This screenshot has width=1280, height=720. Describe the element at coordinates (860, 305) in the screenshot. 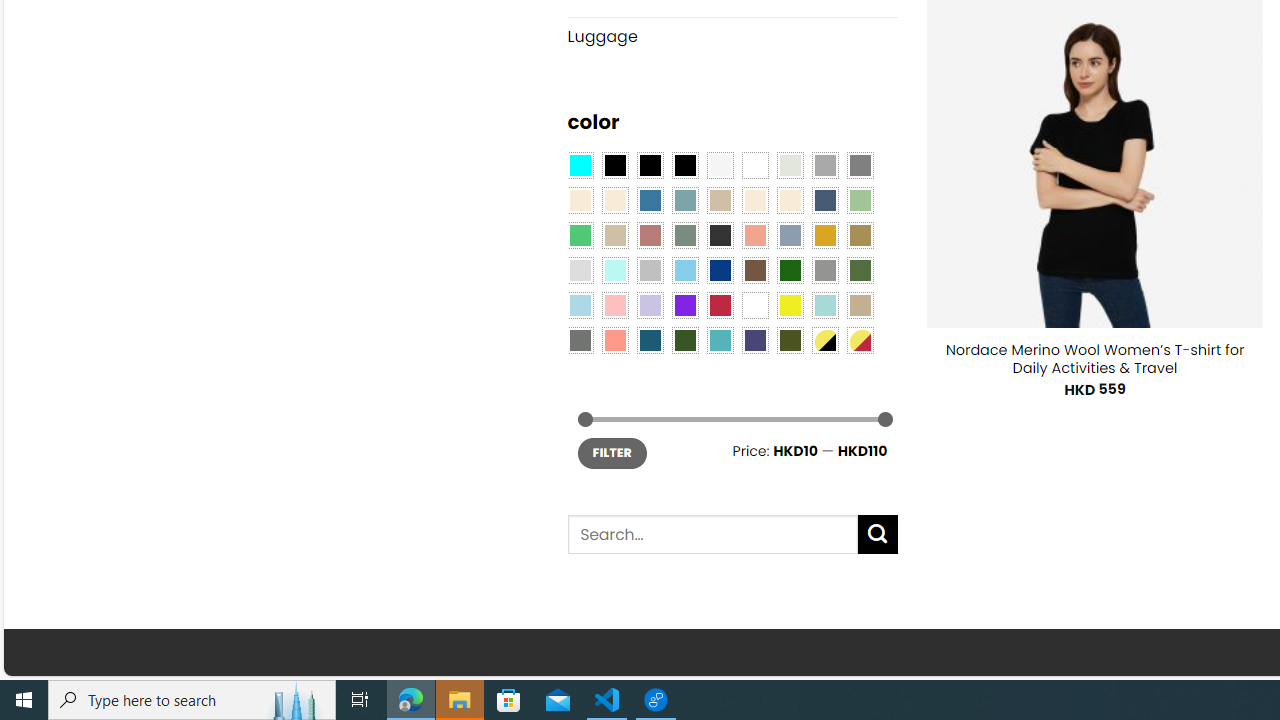

I see `'Khaki'` at that location.